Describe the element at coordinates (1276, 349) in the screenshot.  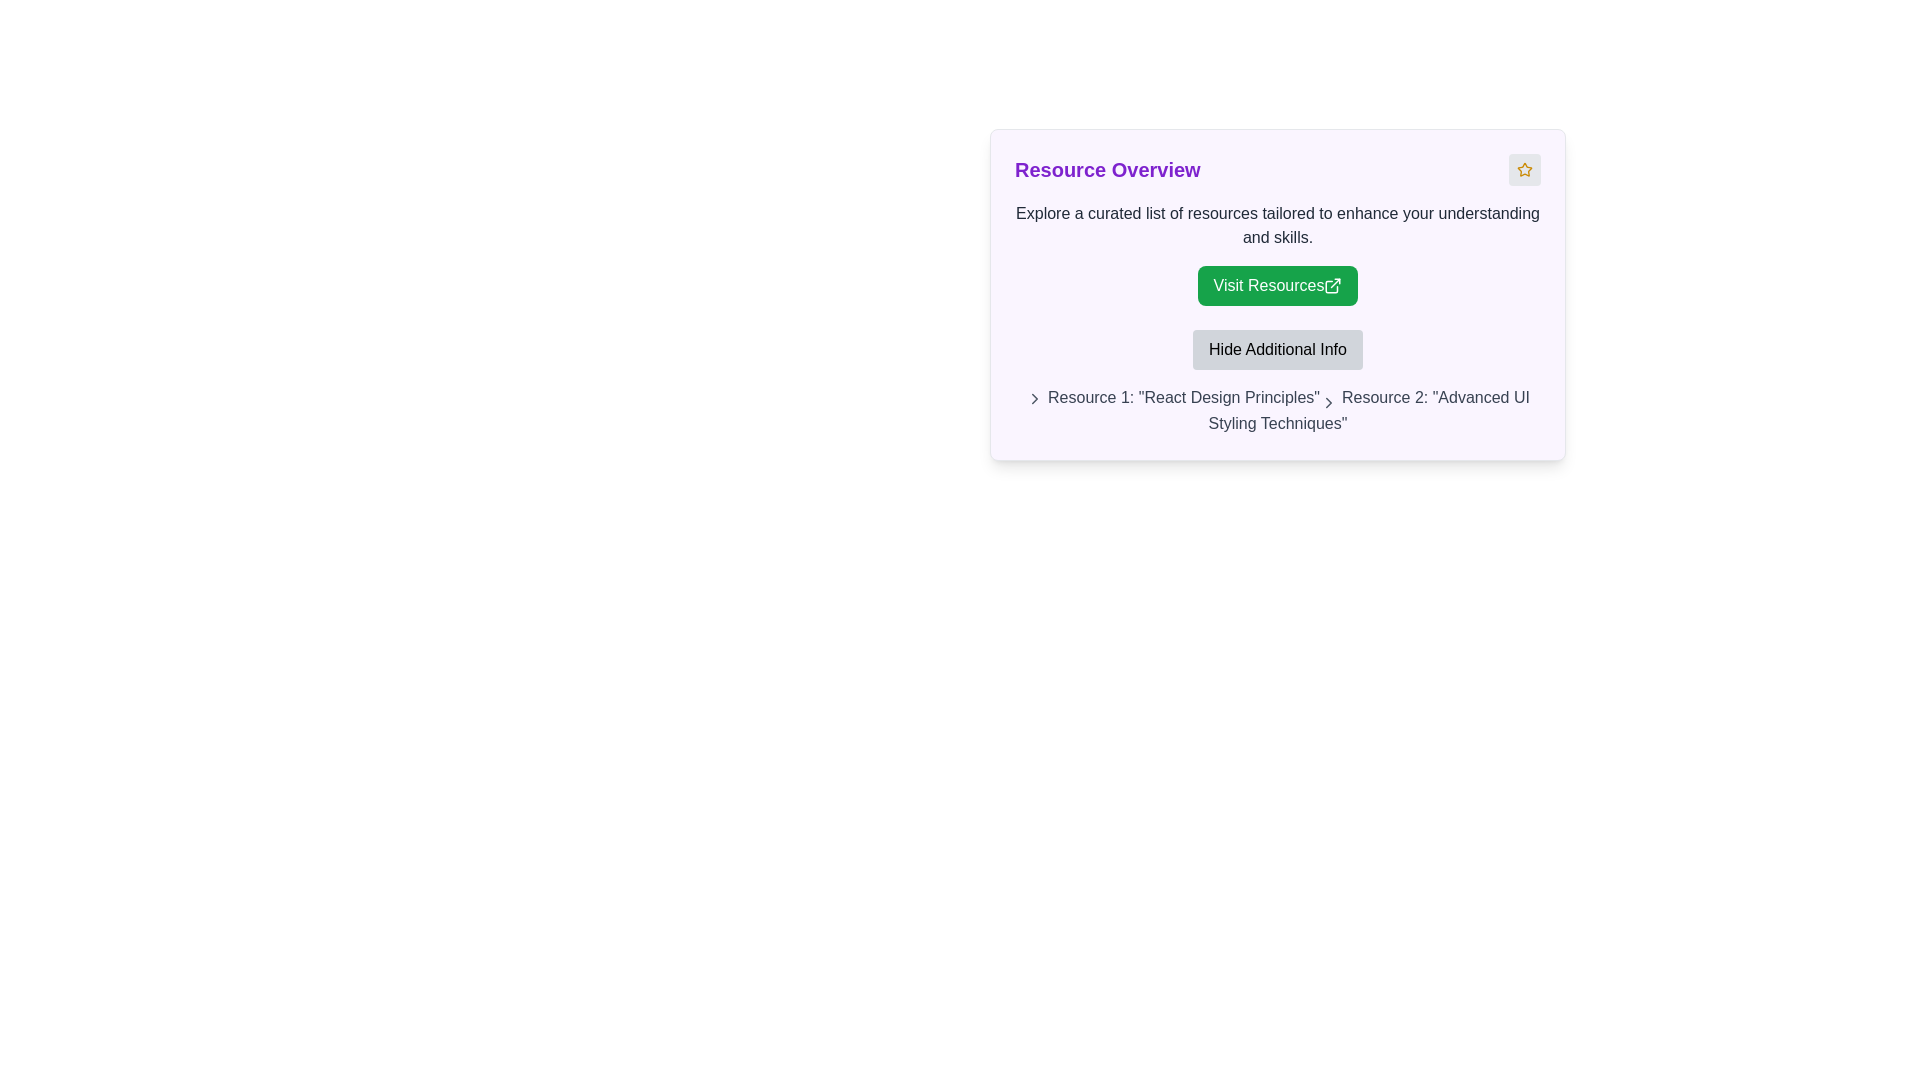
I see `the button below the 'Visit Resources' button in the 'Resource Overview' section to hide additional information` at that location.